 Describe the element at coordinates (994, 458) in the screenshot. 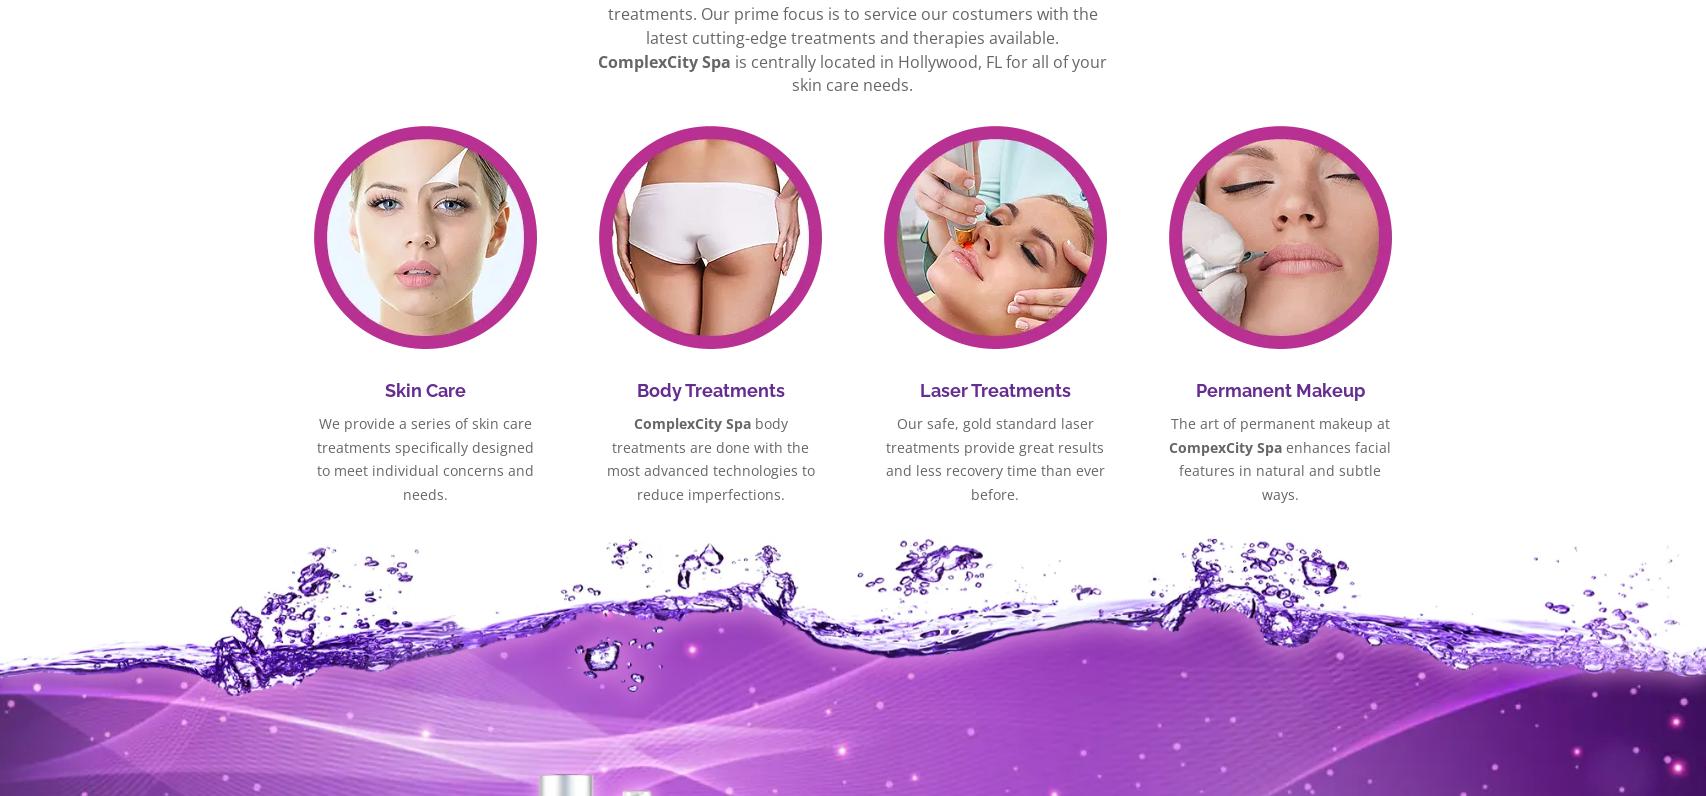

I see `'Our safe, gold standard laser treatments provide great results and less recovery time than ever before.'` at that location.